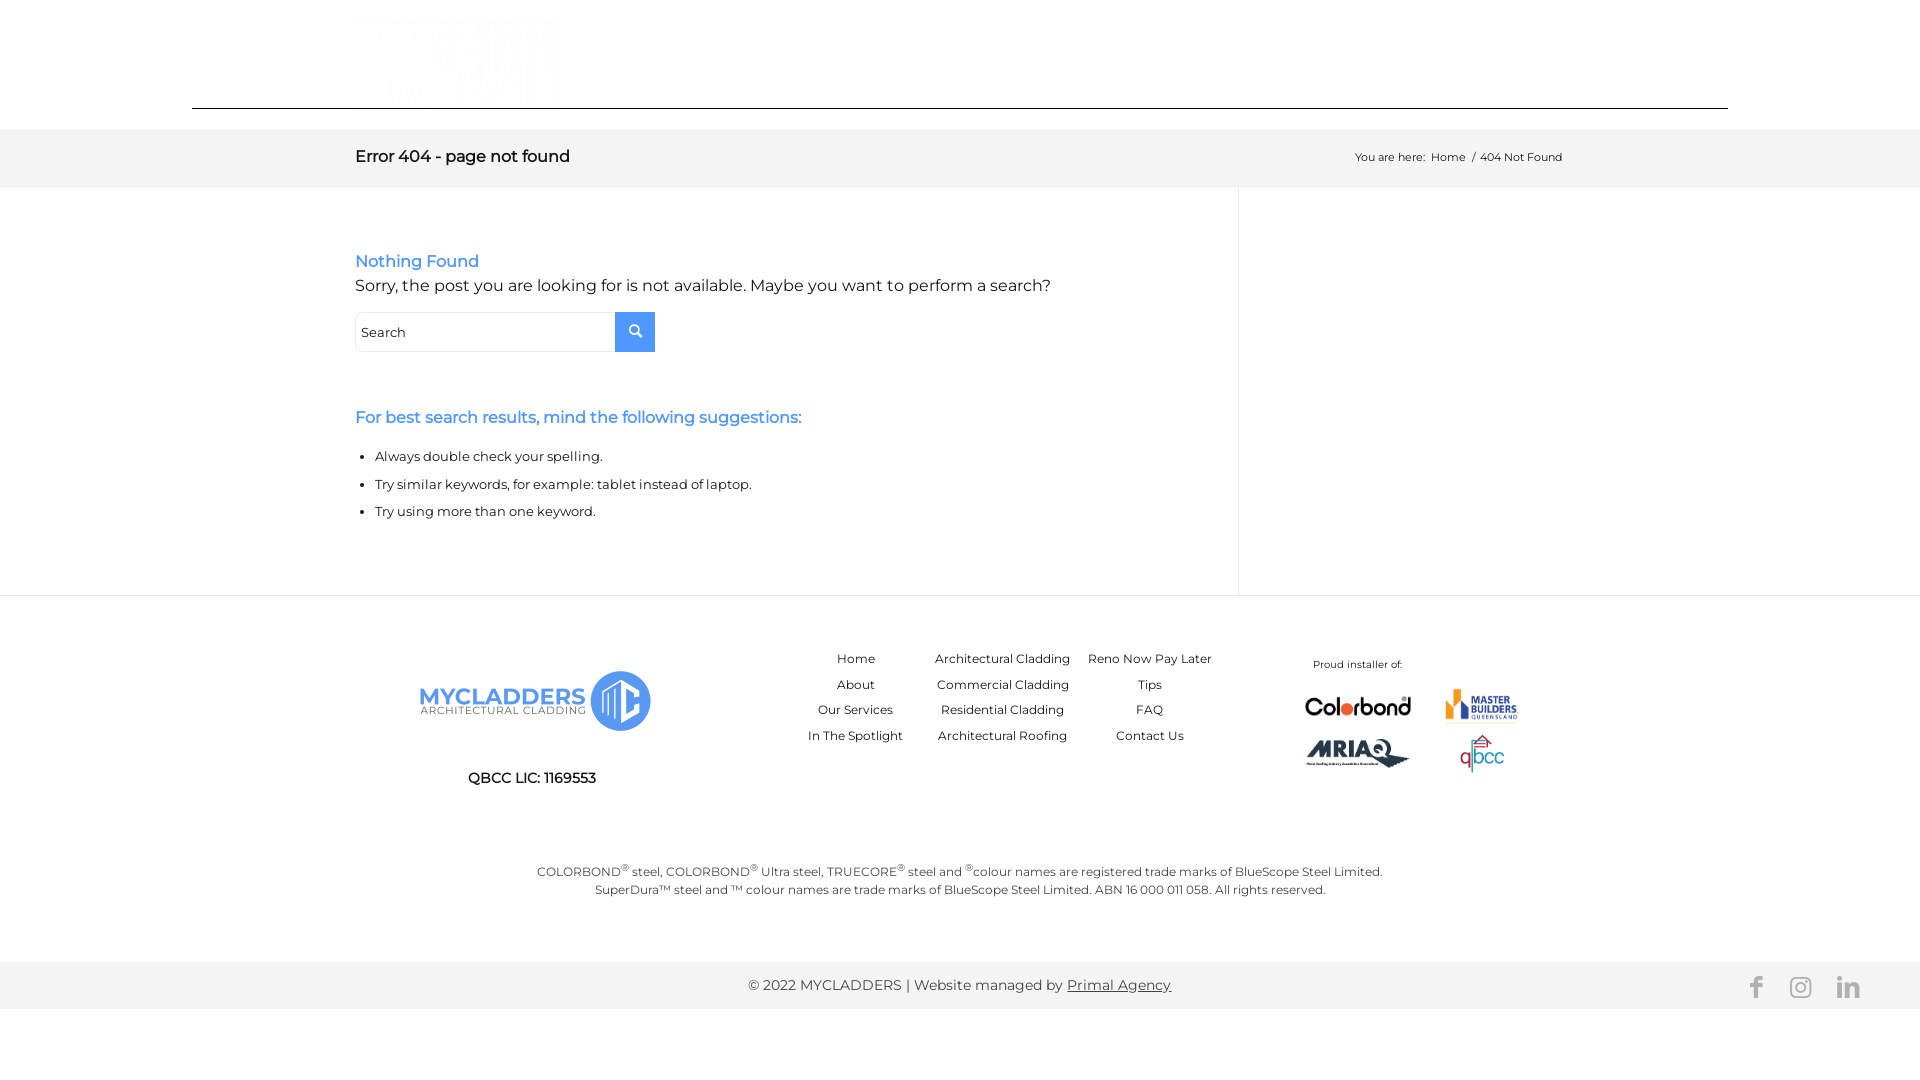 This screenshot has height=1080, width=1920. Describe the element at coordinates (1425, 59) in the screenshot. I see `'Resources'` at that location.